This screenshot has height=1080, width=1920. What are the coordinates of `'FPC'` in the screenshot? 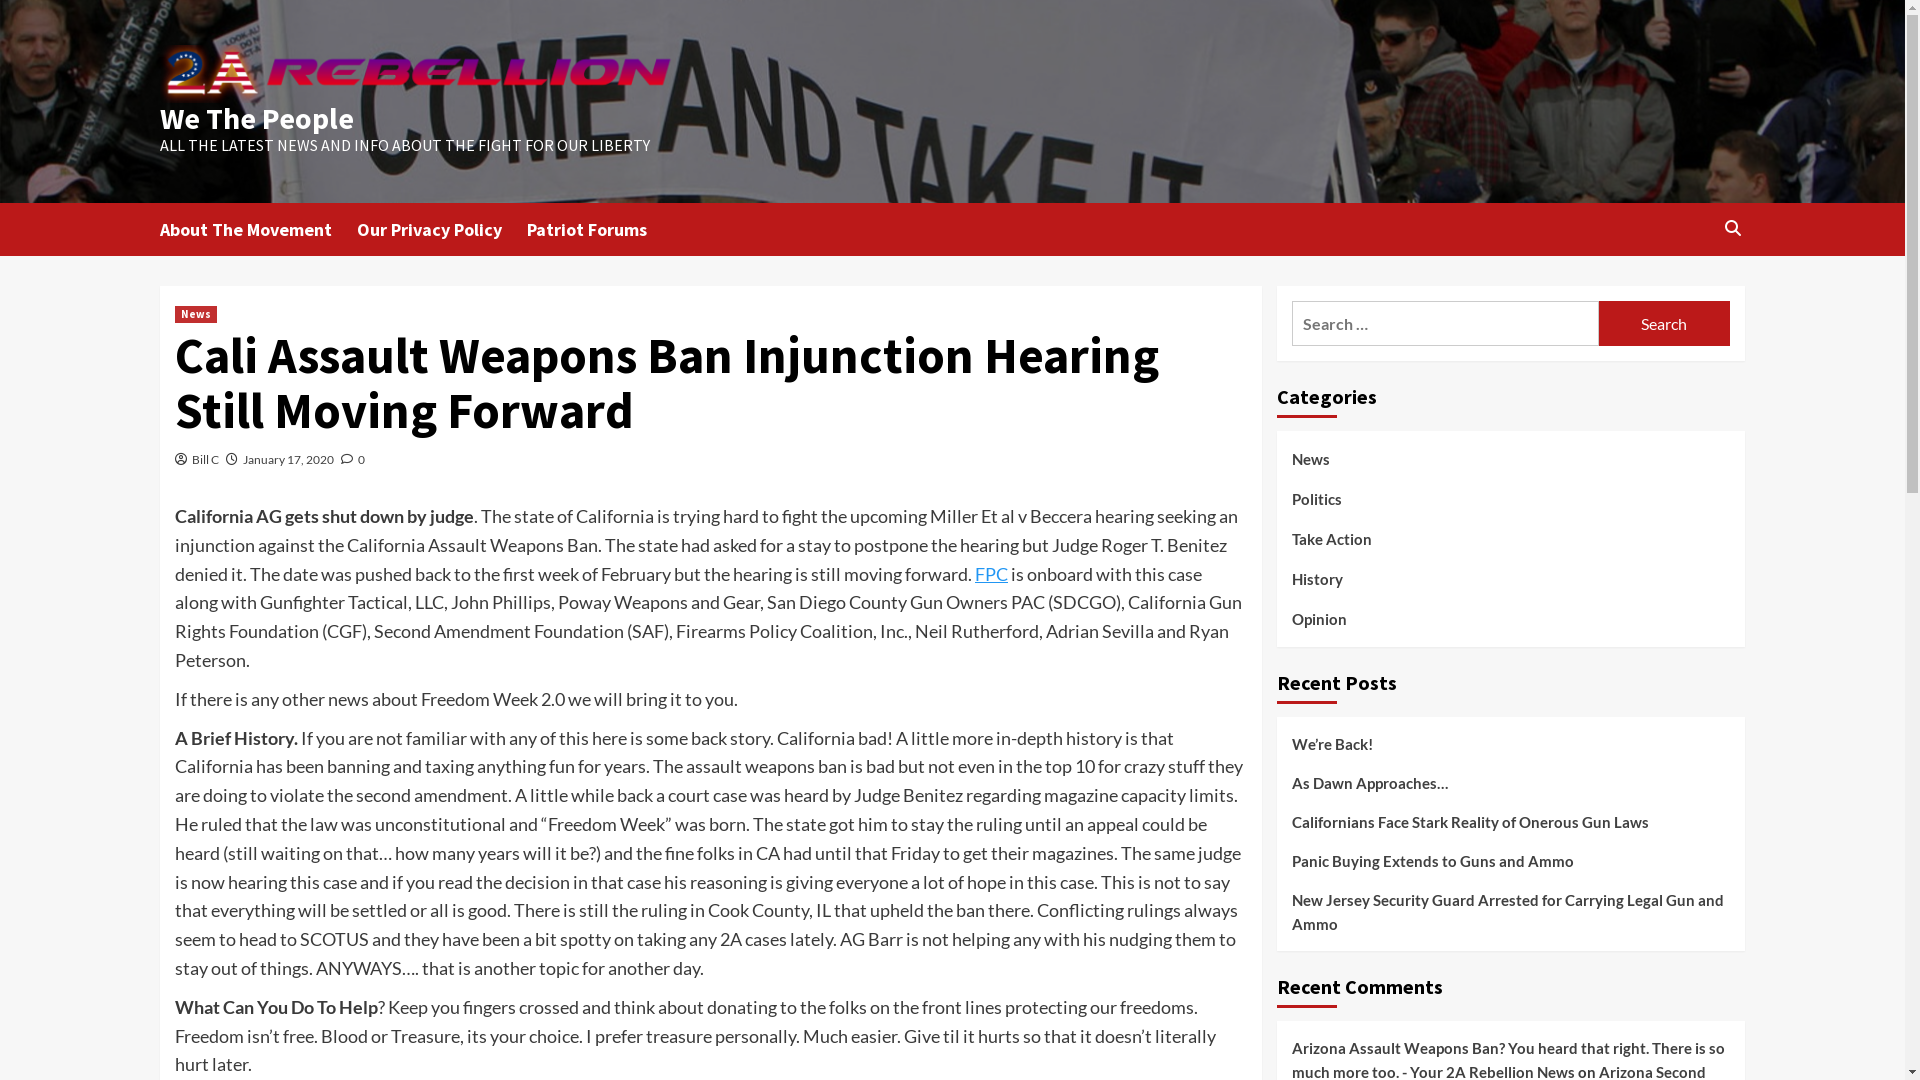 It's located at (991, 574).